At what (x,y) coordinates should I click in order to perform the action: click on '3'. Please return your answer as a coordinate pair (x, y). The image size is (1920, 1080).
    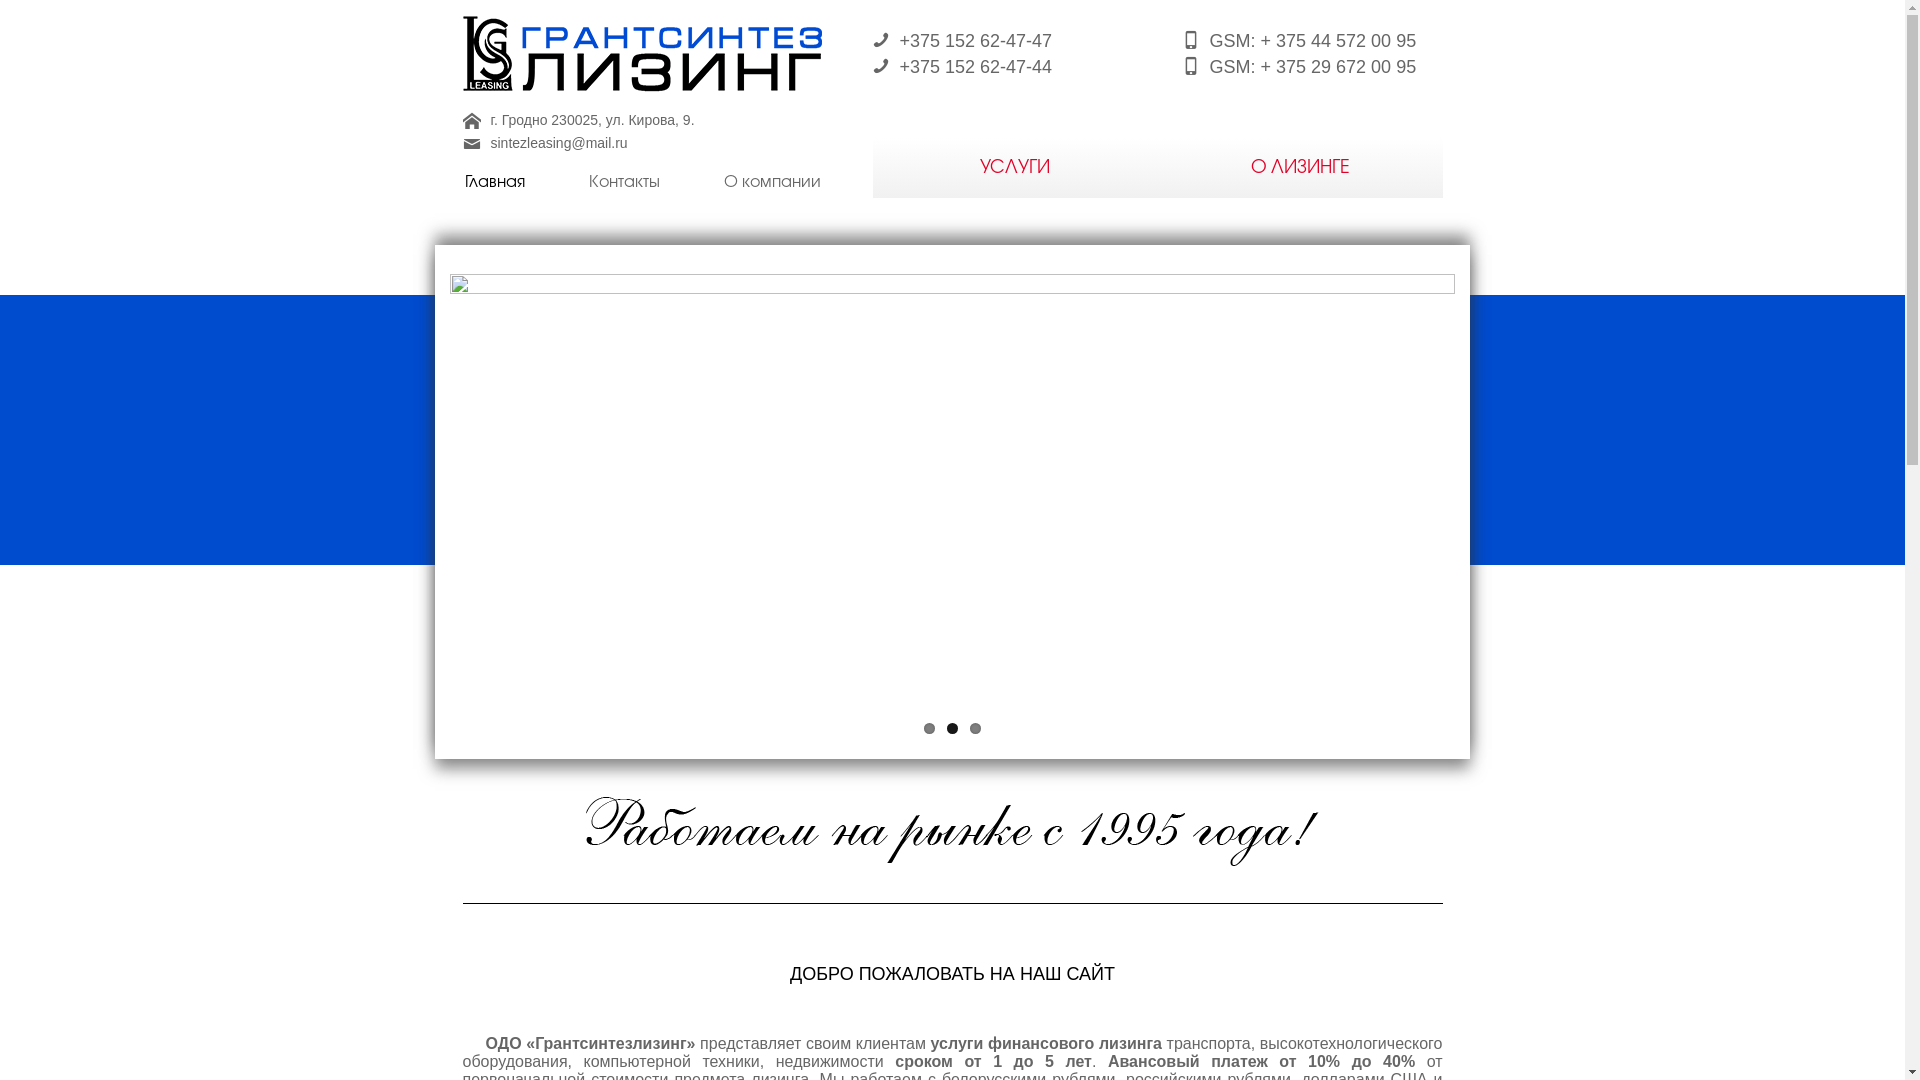
    Looking at the image, I should click on (975, 728).